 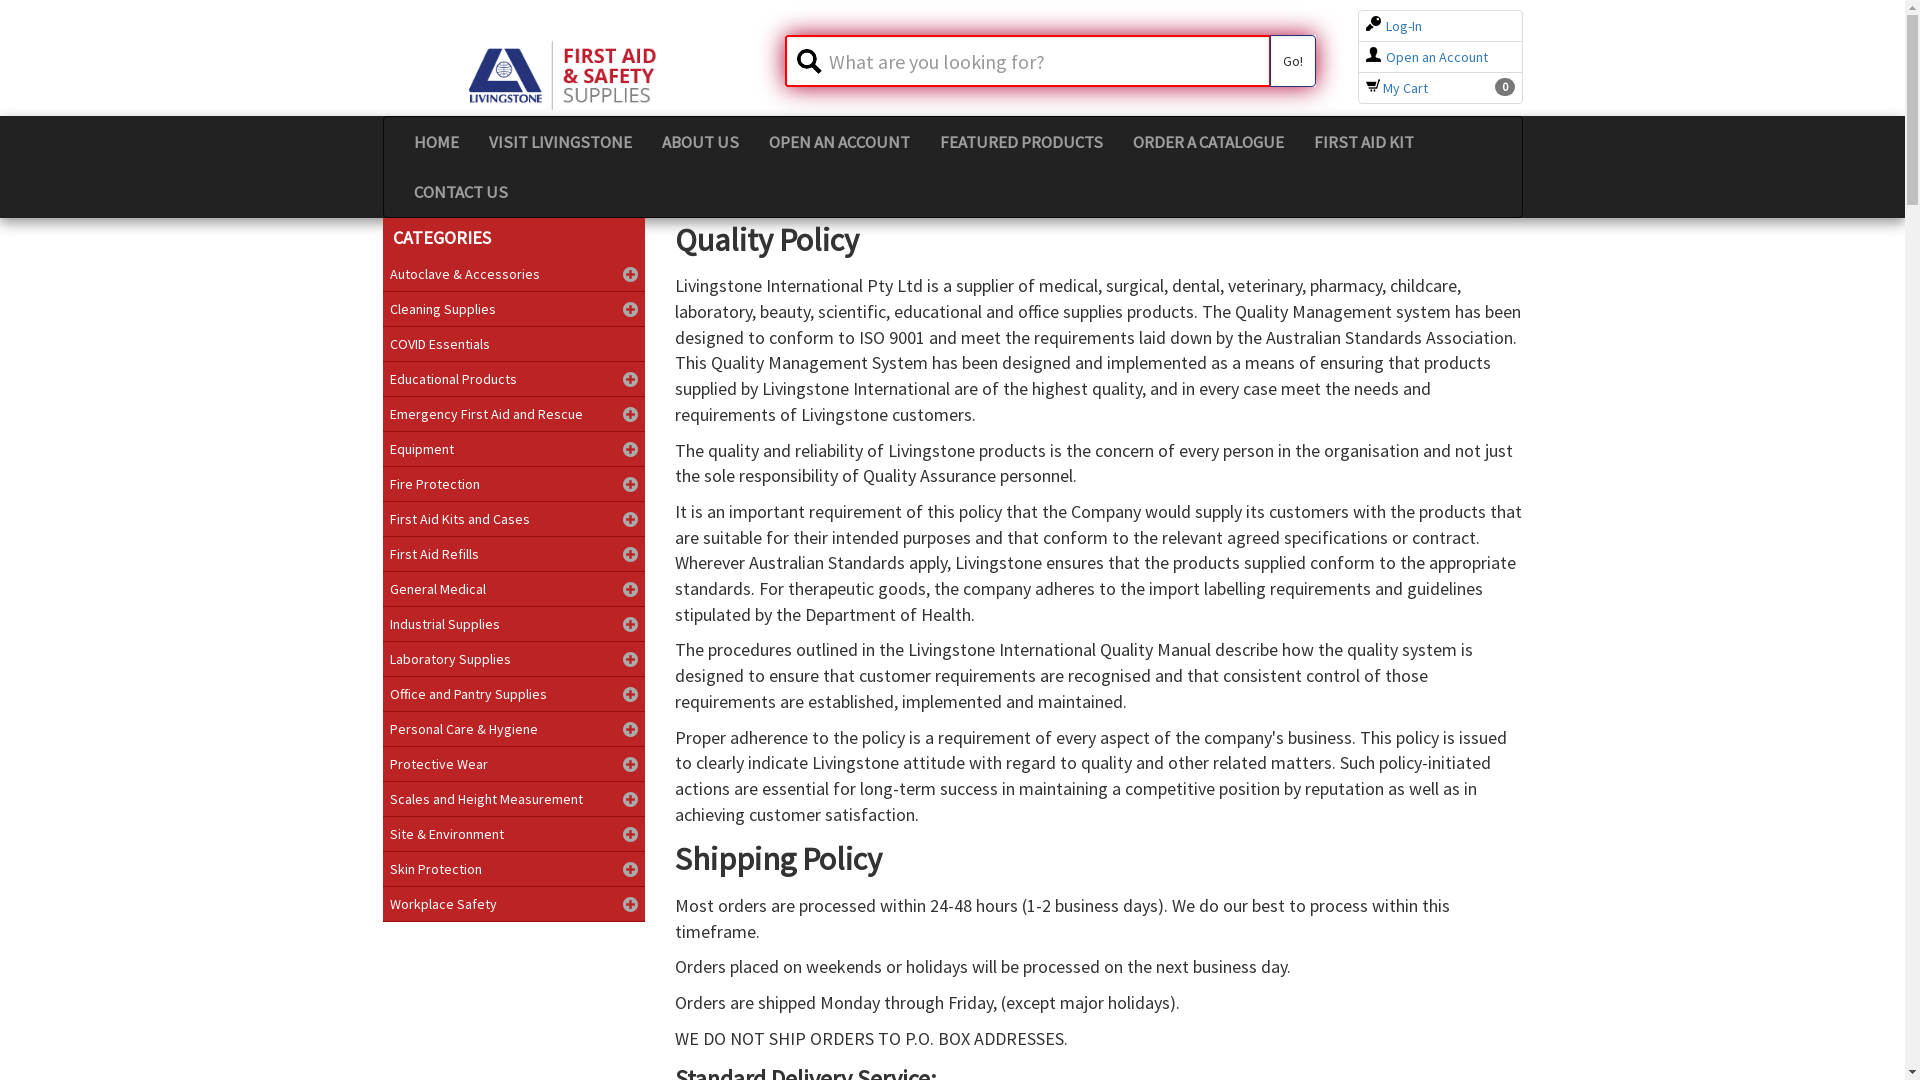 What do you see at coordinates (1362, 141) in the screenshot?
I see `'FIRST AID KIT'` at bounding box center [1362, 141].